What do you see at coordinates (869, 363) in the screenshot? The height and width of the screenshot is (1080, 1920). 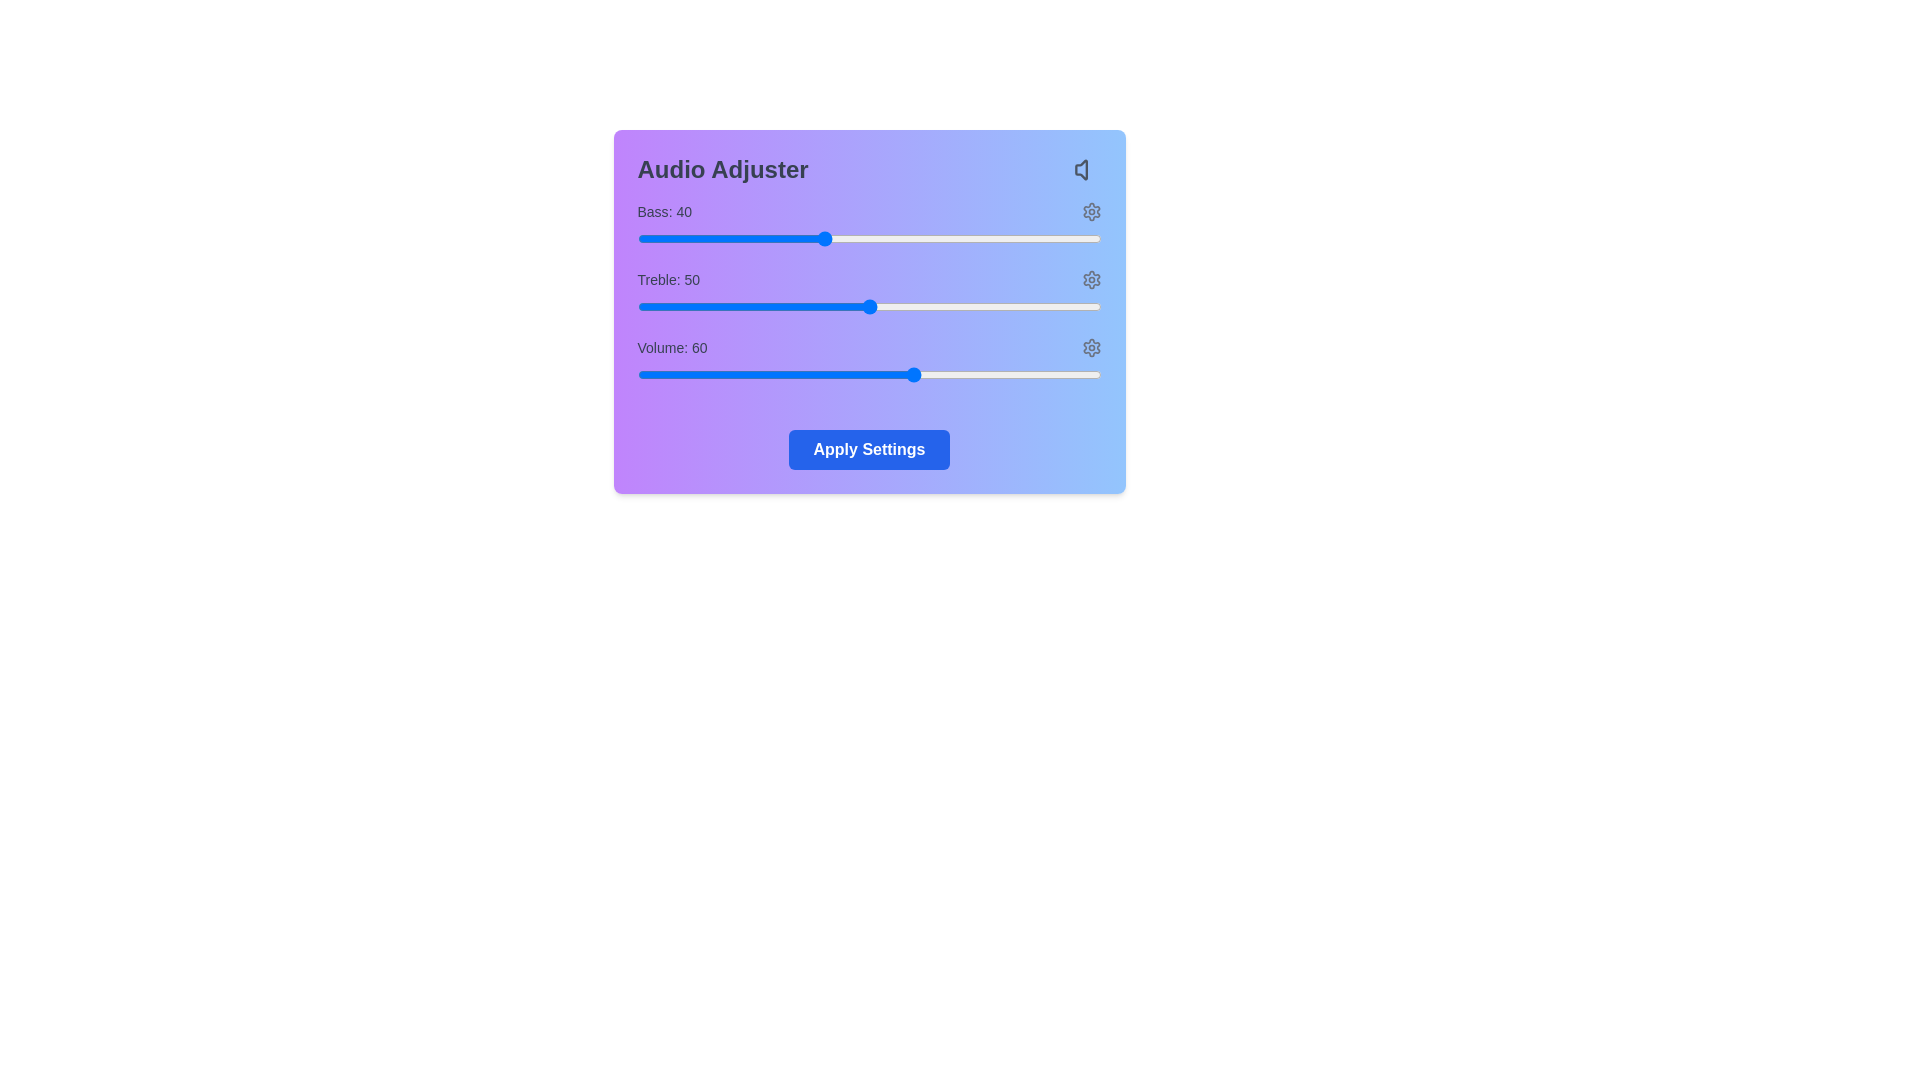 I see `the slider control labeled 'Volume: 60'` at bounding box center [869, 363].